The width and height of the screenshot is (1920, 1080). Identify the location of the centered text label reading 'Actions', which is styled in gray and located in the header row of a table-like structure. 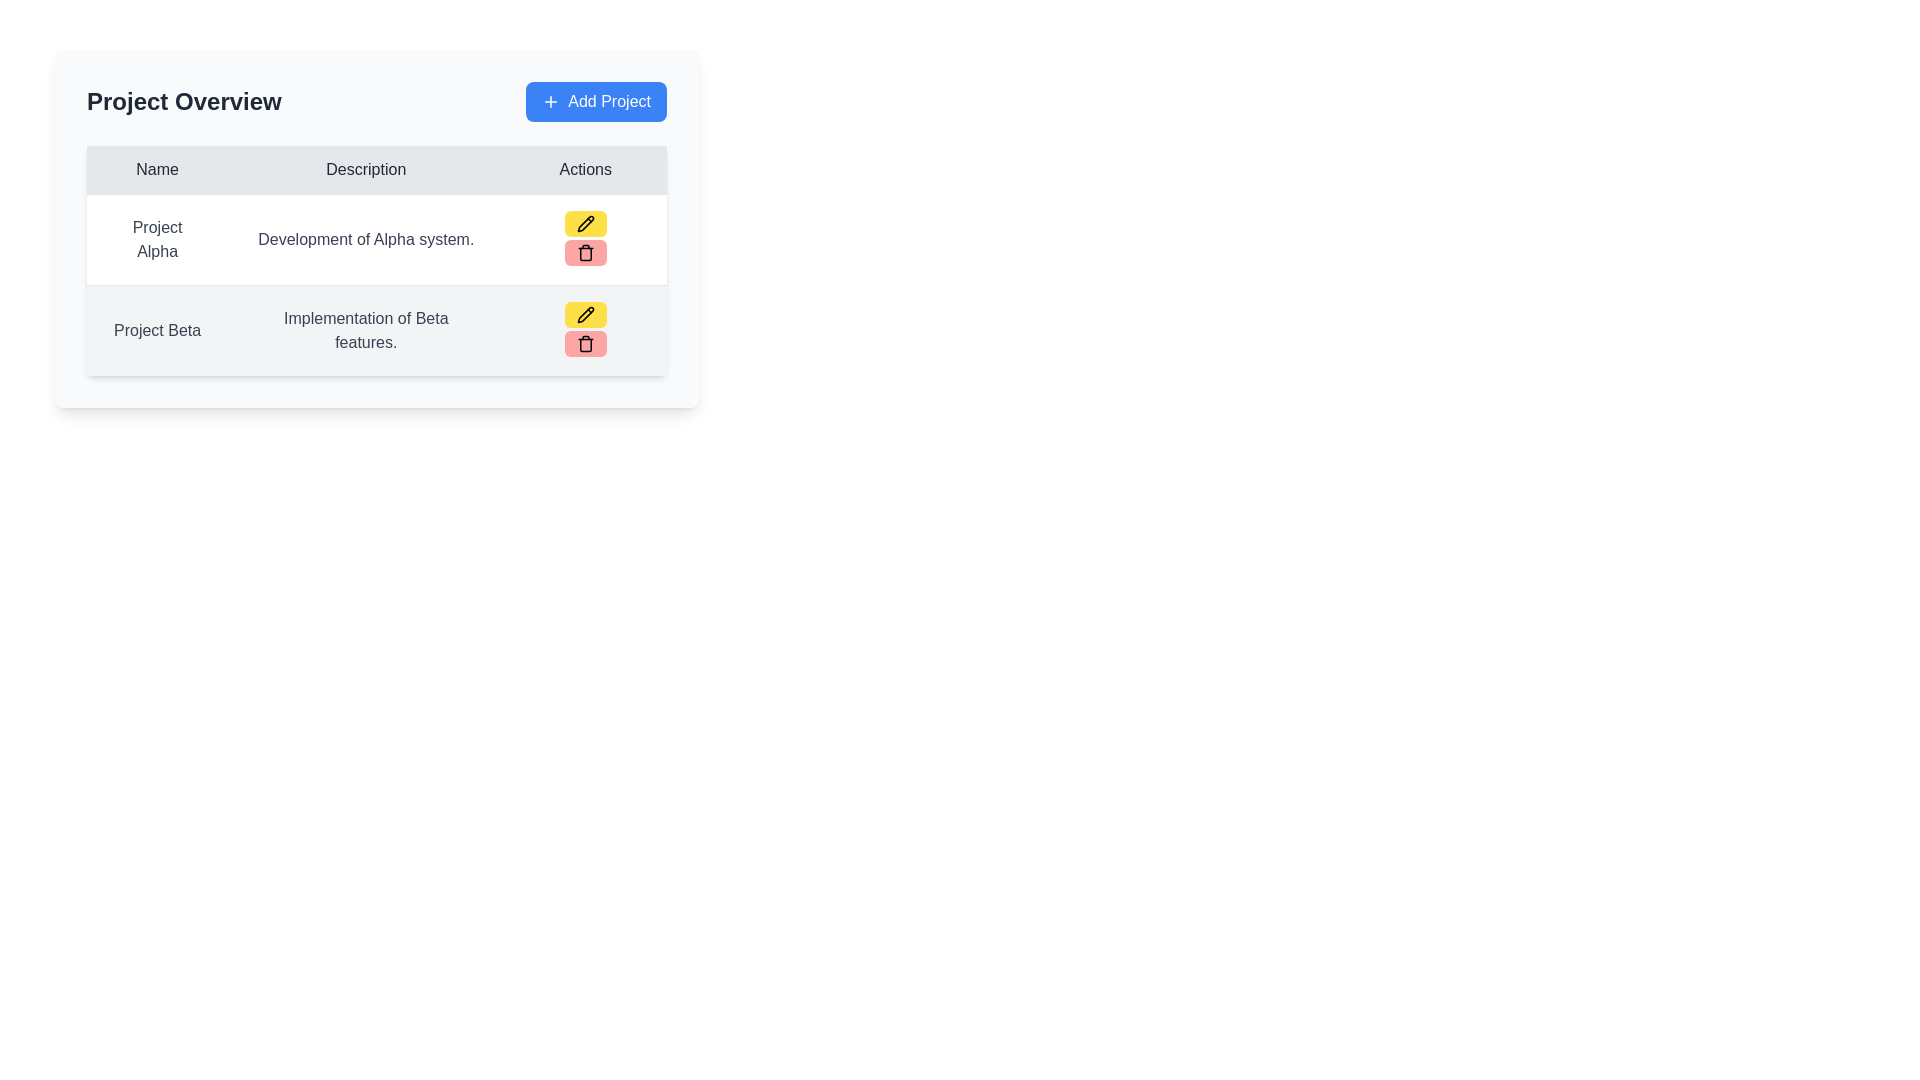
(584, 169).